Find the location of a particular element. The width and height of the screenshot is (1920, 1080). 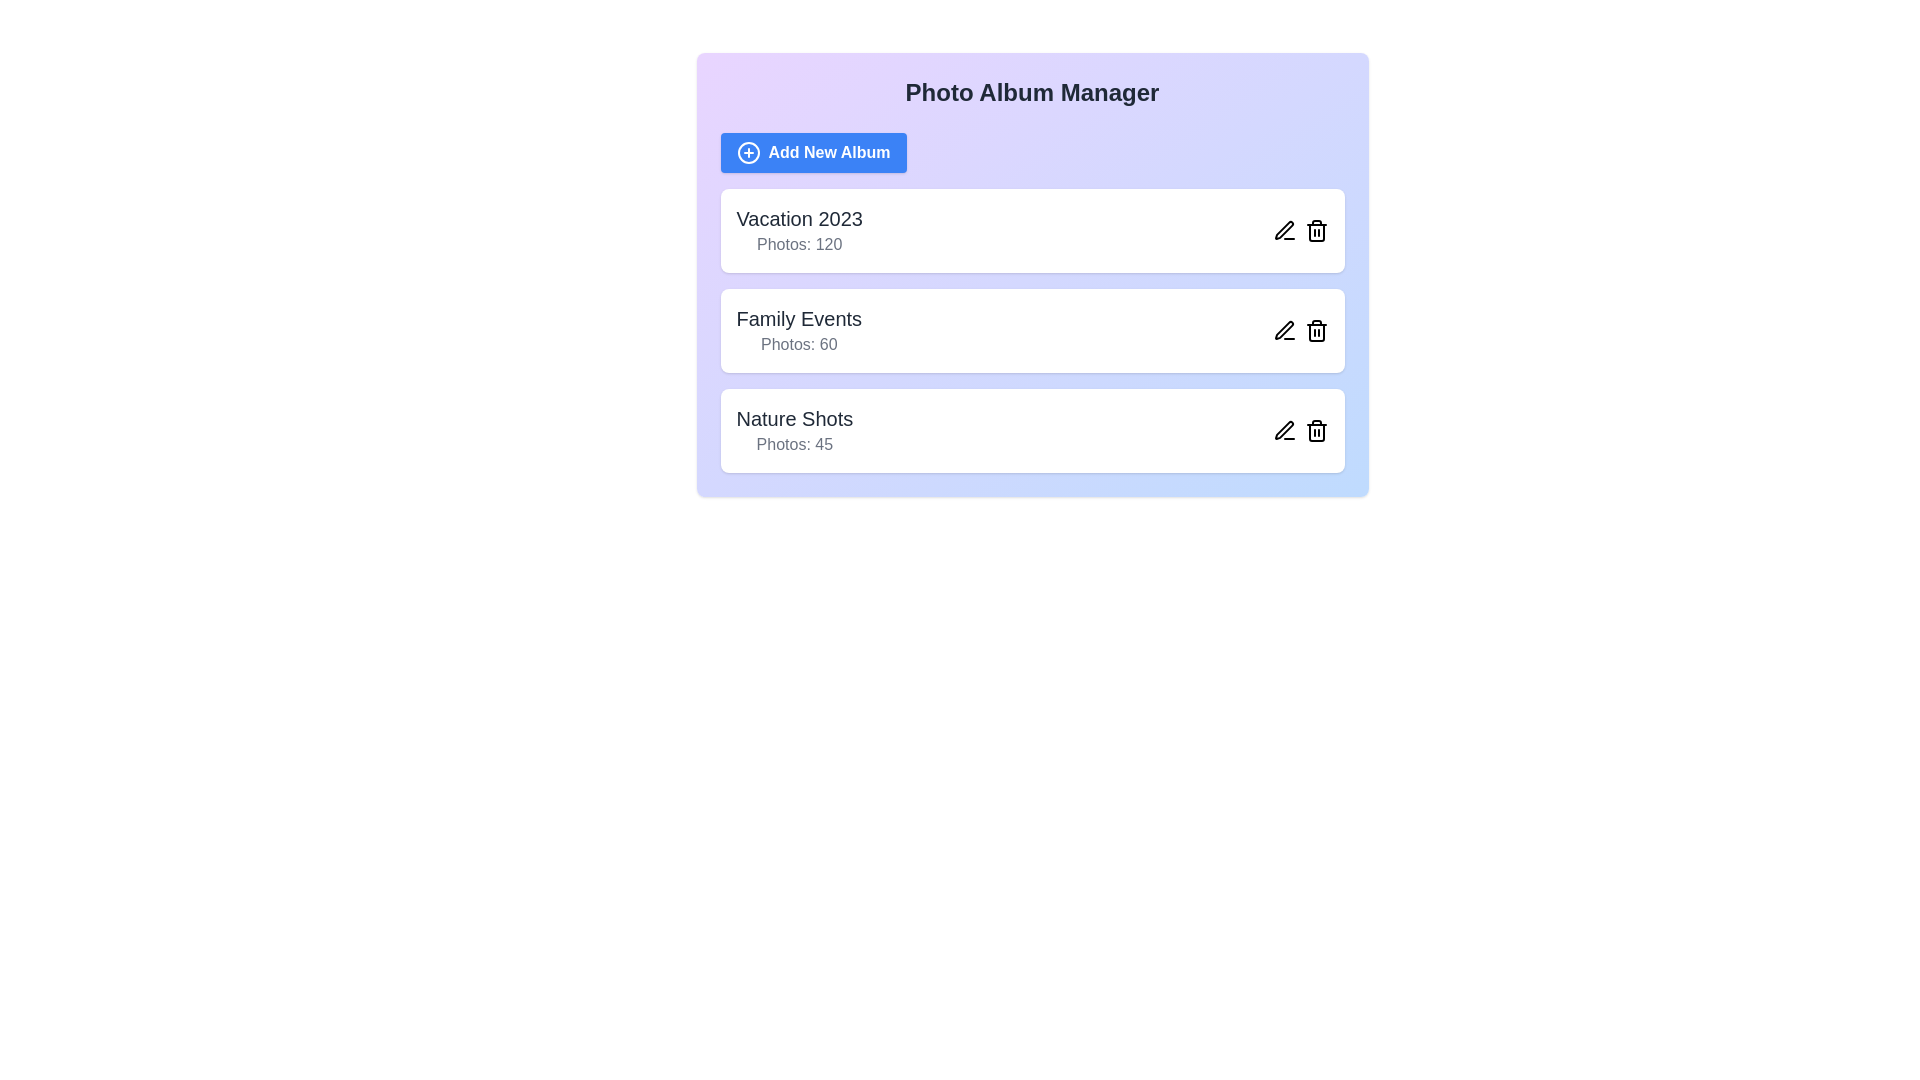

the edit button for the album titled Family Events is located at coordinates (1284, 330).